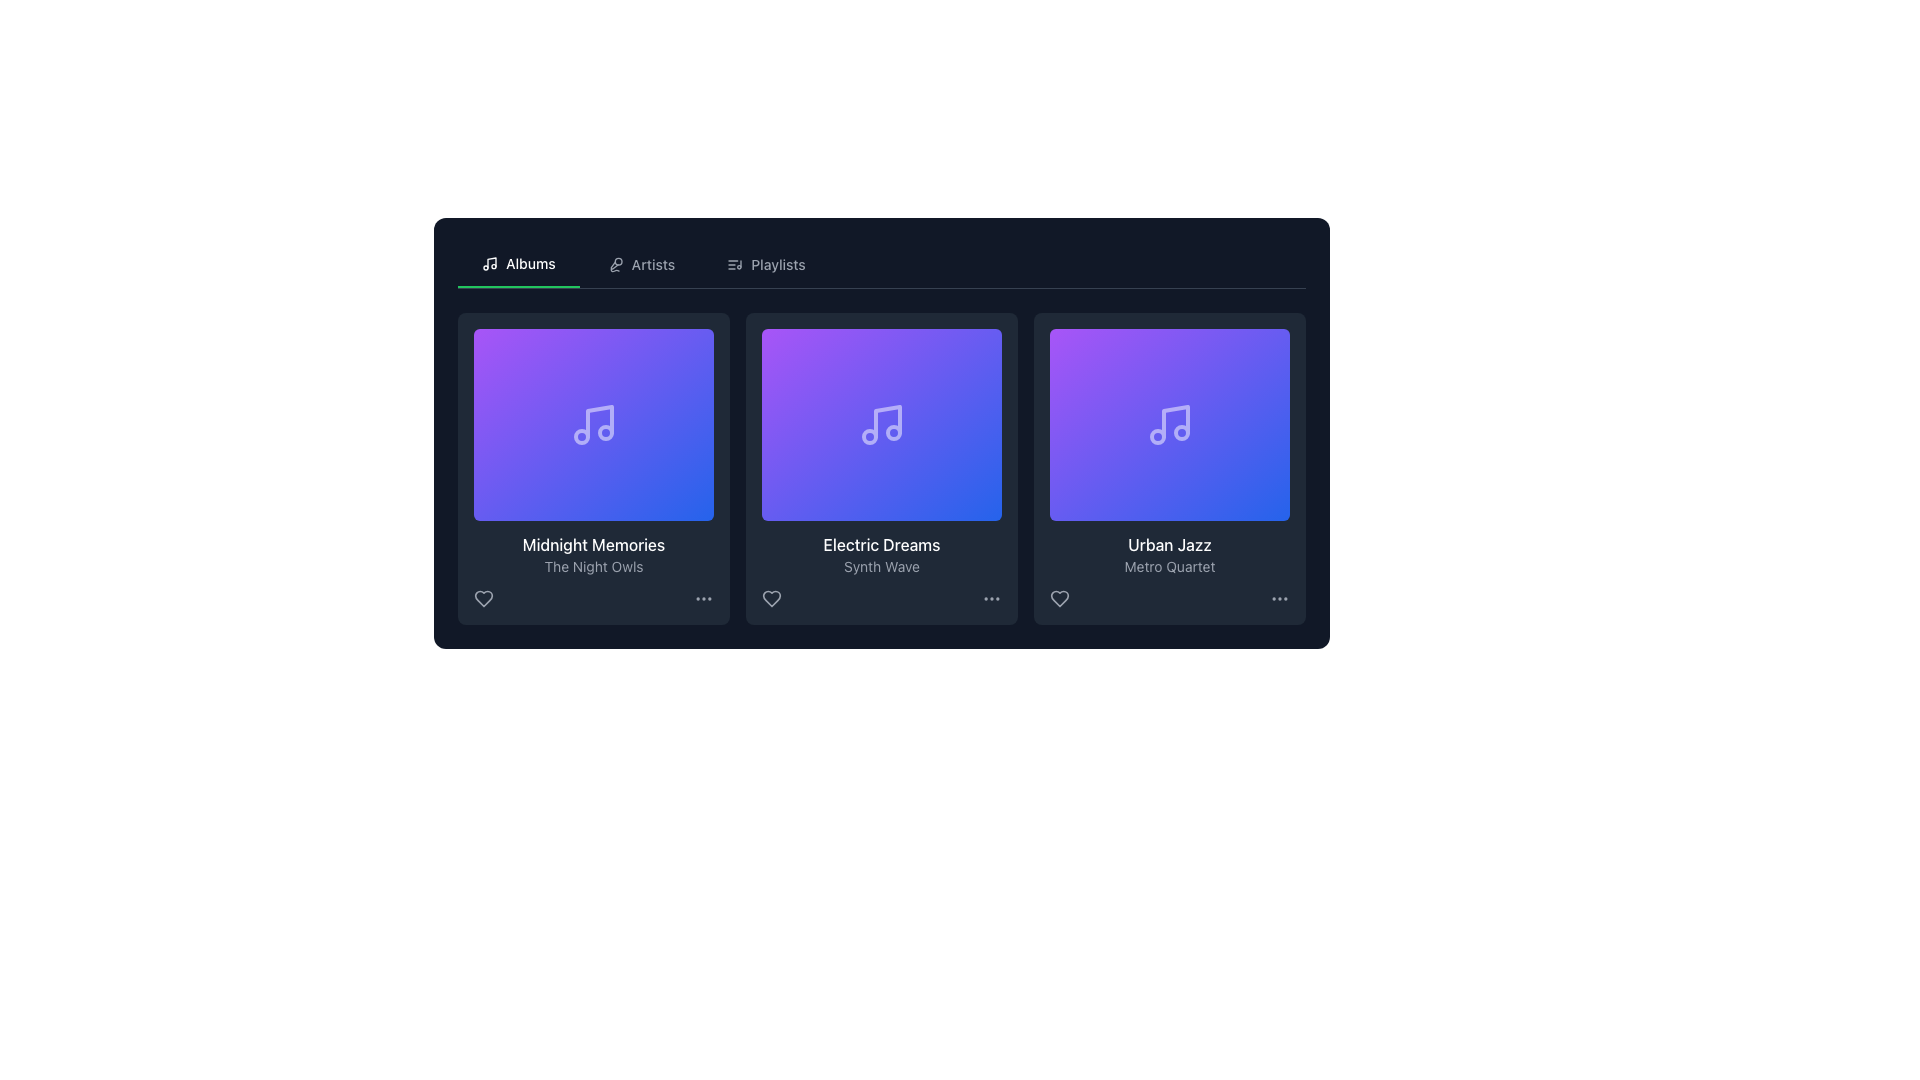  Describe the element at coordinates (686, 493) in the screenshot. I see `the play button located at the bottom-right corner of the card-like display` at that location.